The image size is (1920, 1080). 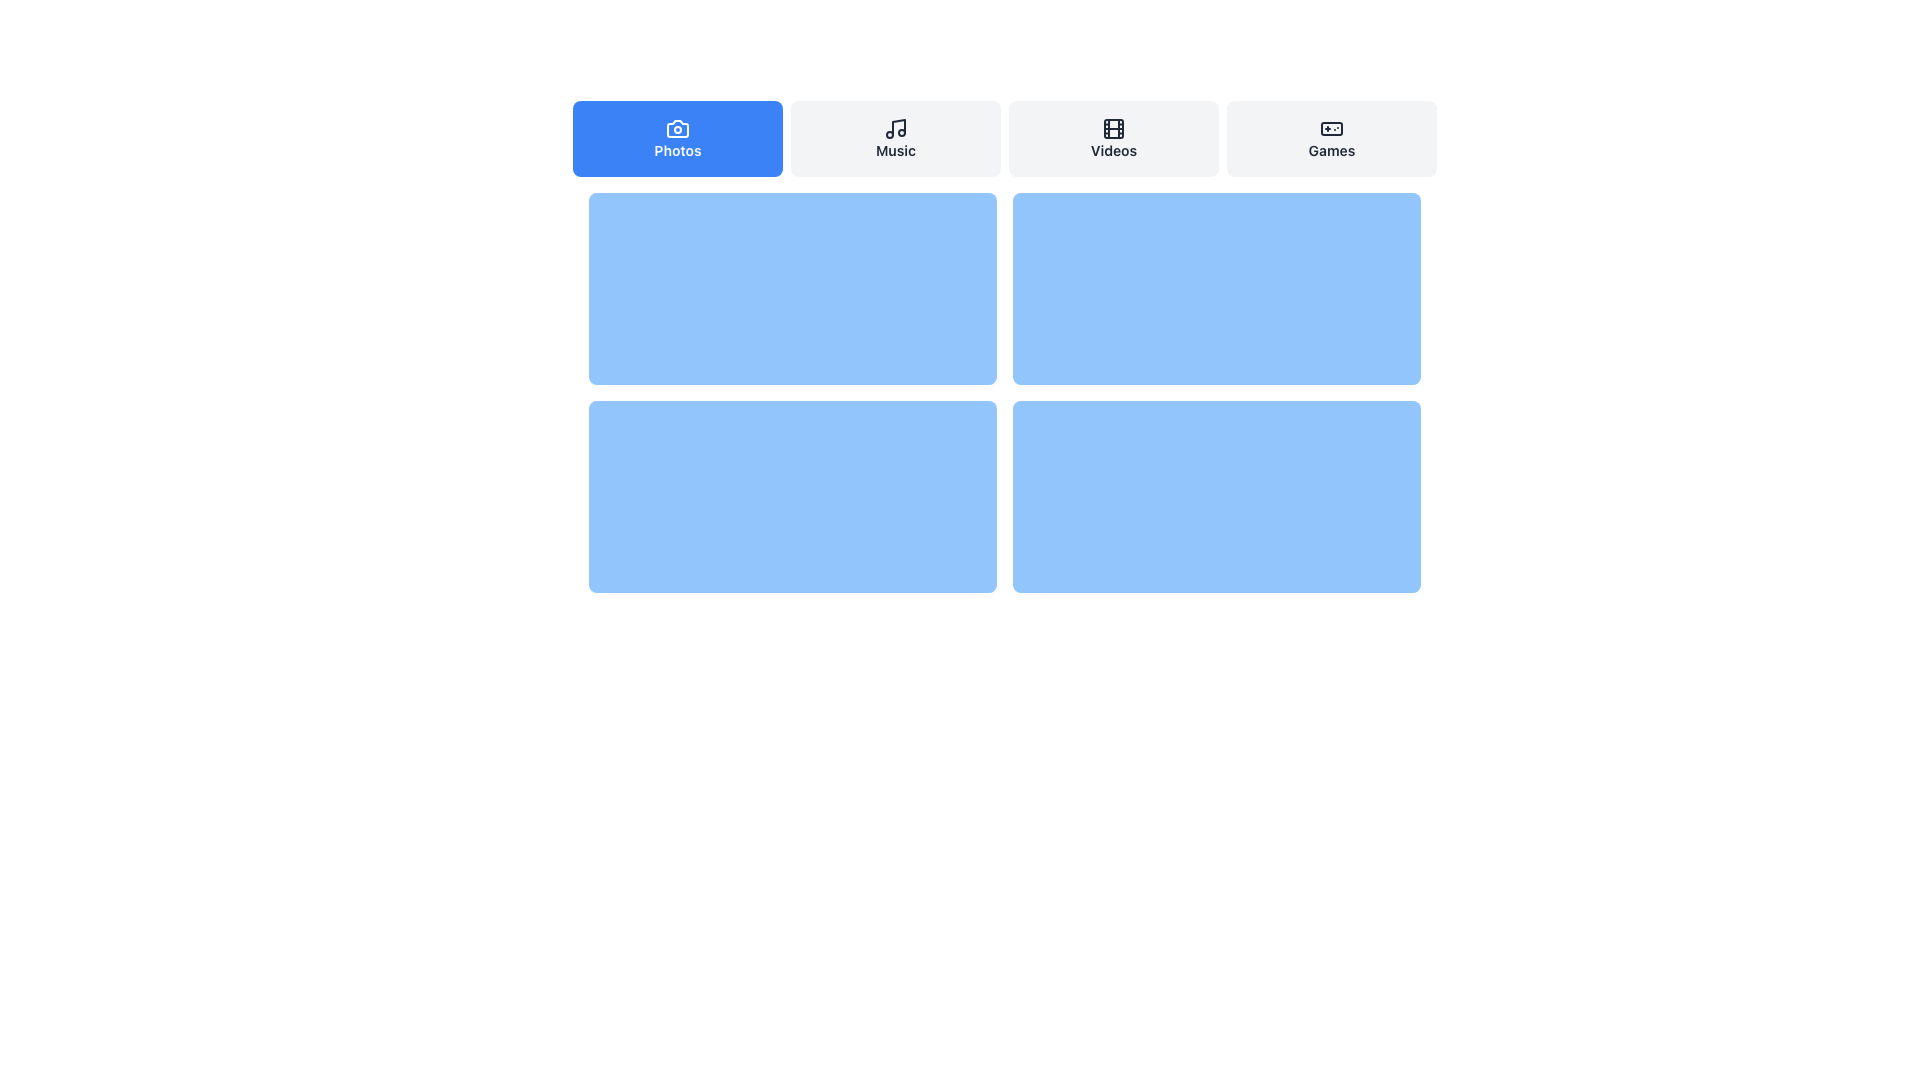 What do you see at coordinates (895, 128) in the screenshot?
I see `the music note icon, which is part of the 'Music' button located between the 'Photos' and 'Videos' buttons in the top navigation` at bounding box center [895, 128].